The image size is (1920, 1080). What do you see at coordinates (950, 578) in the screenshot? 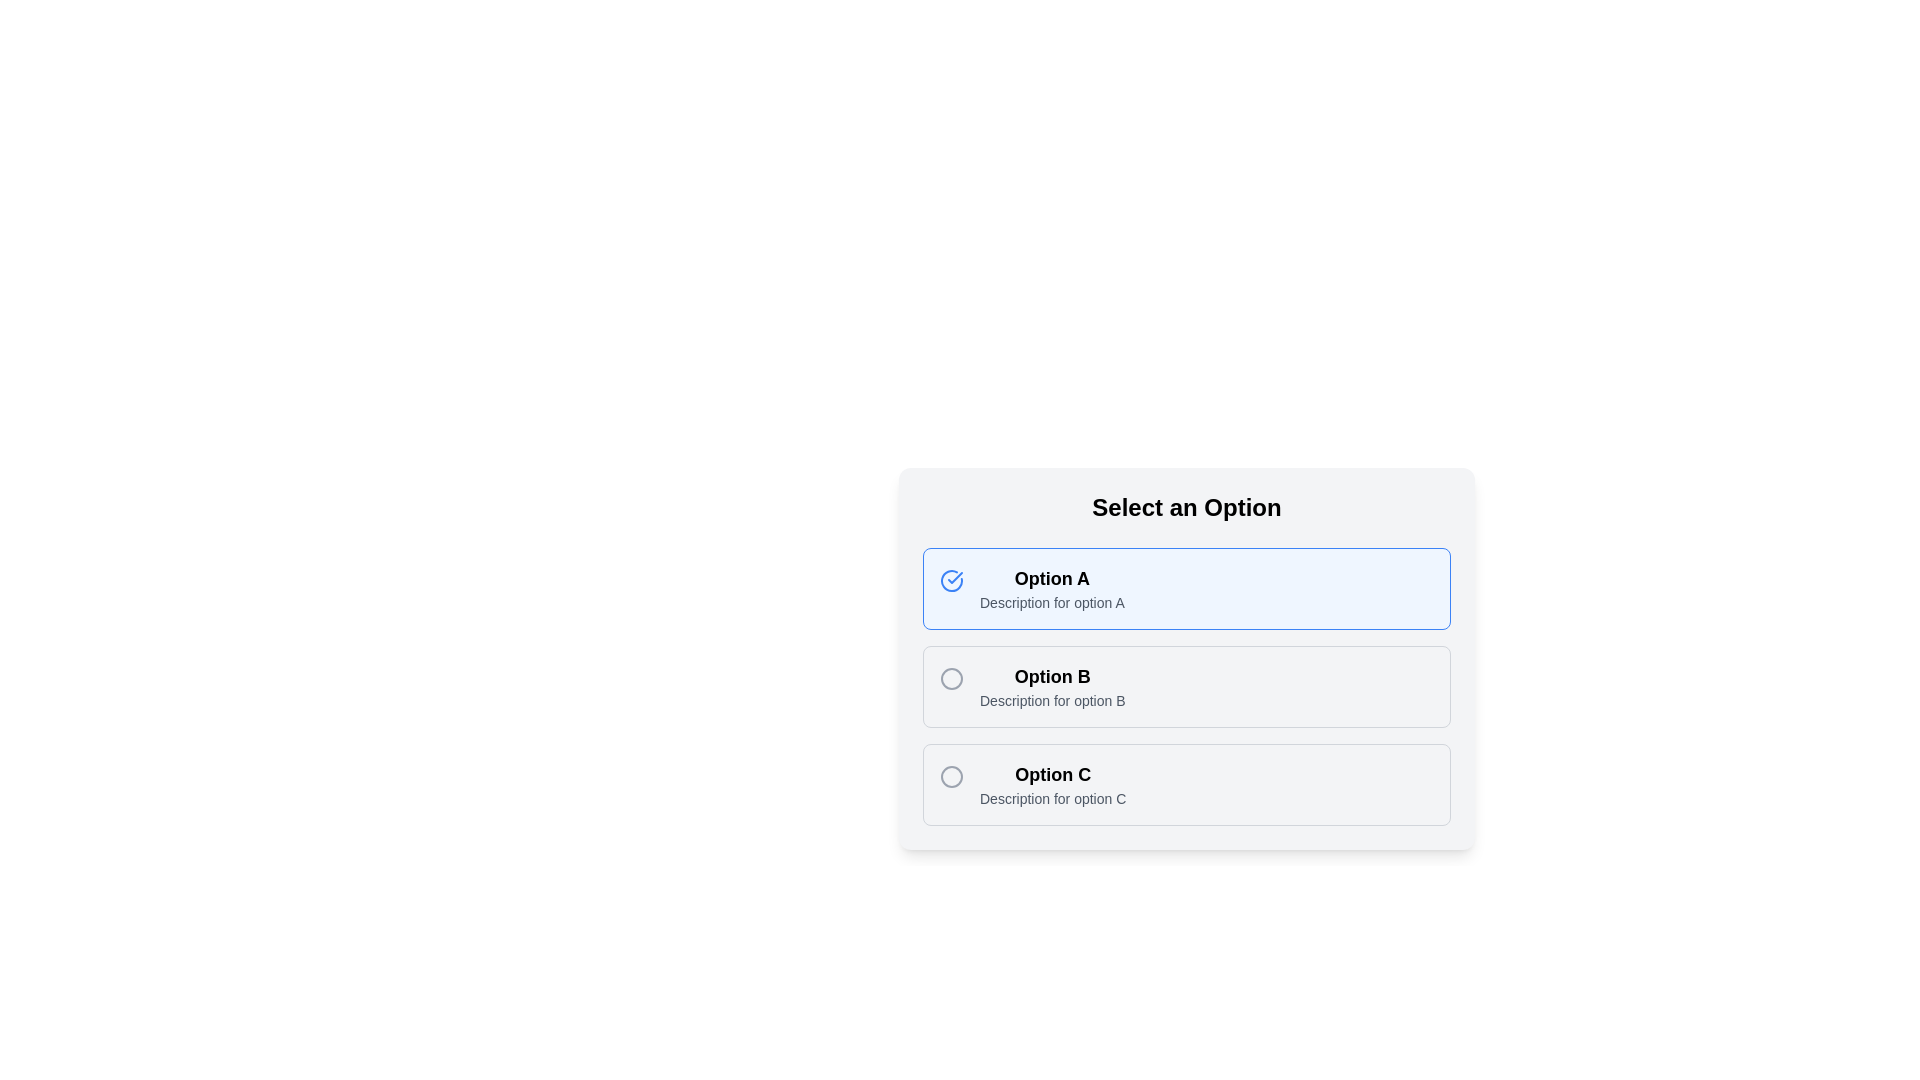
I see `the icon that indicates 'Option A' is selected, located at the top-left corner of the first option card` at bounding box center [950, 578].